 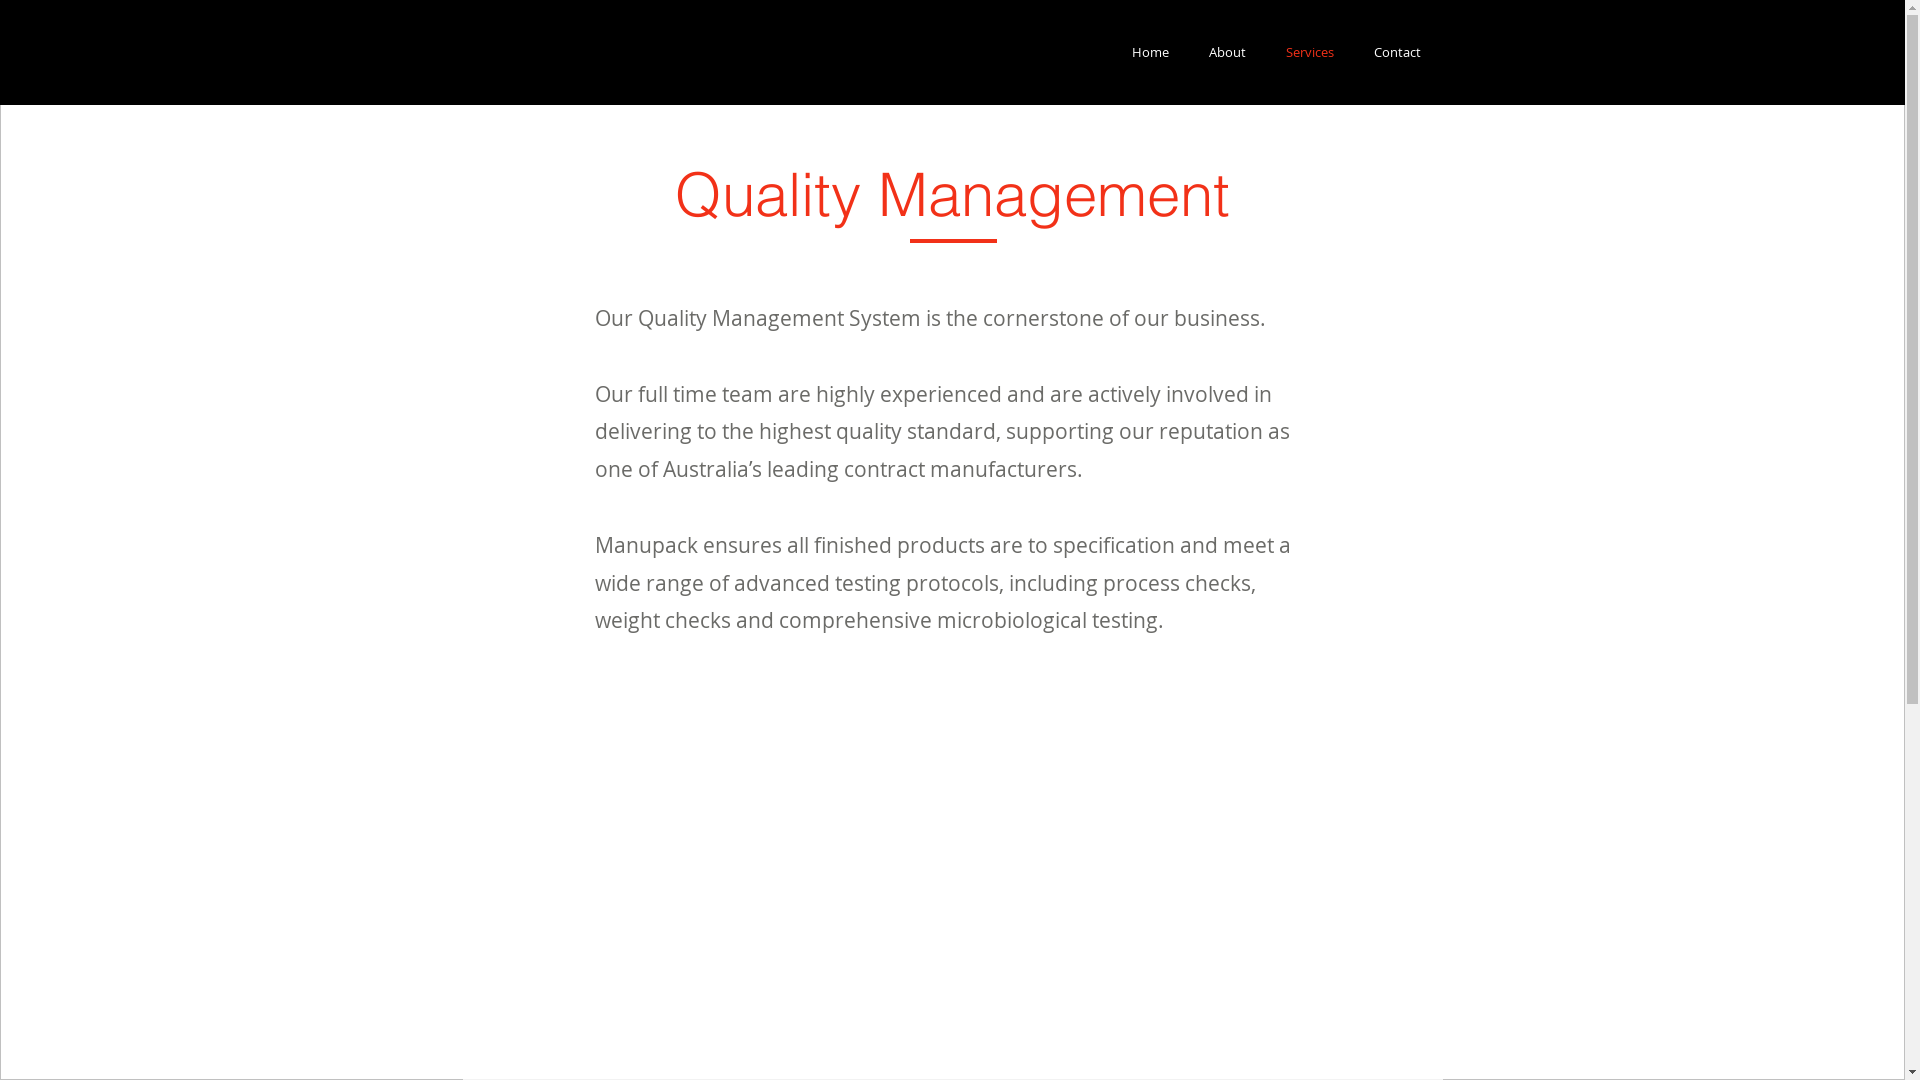 What do you see at coordinates (1310, 51) in the screenshot?
I see `'Services'` at bounding box center [1310, 51].